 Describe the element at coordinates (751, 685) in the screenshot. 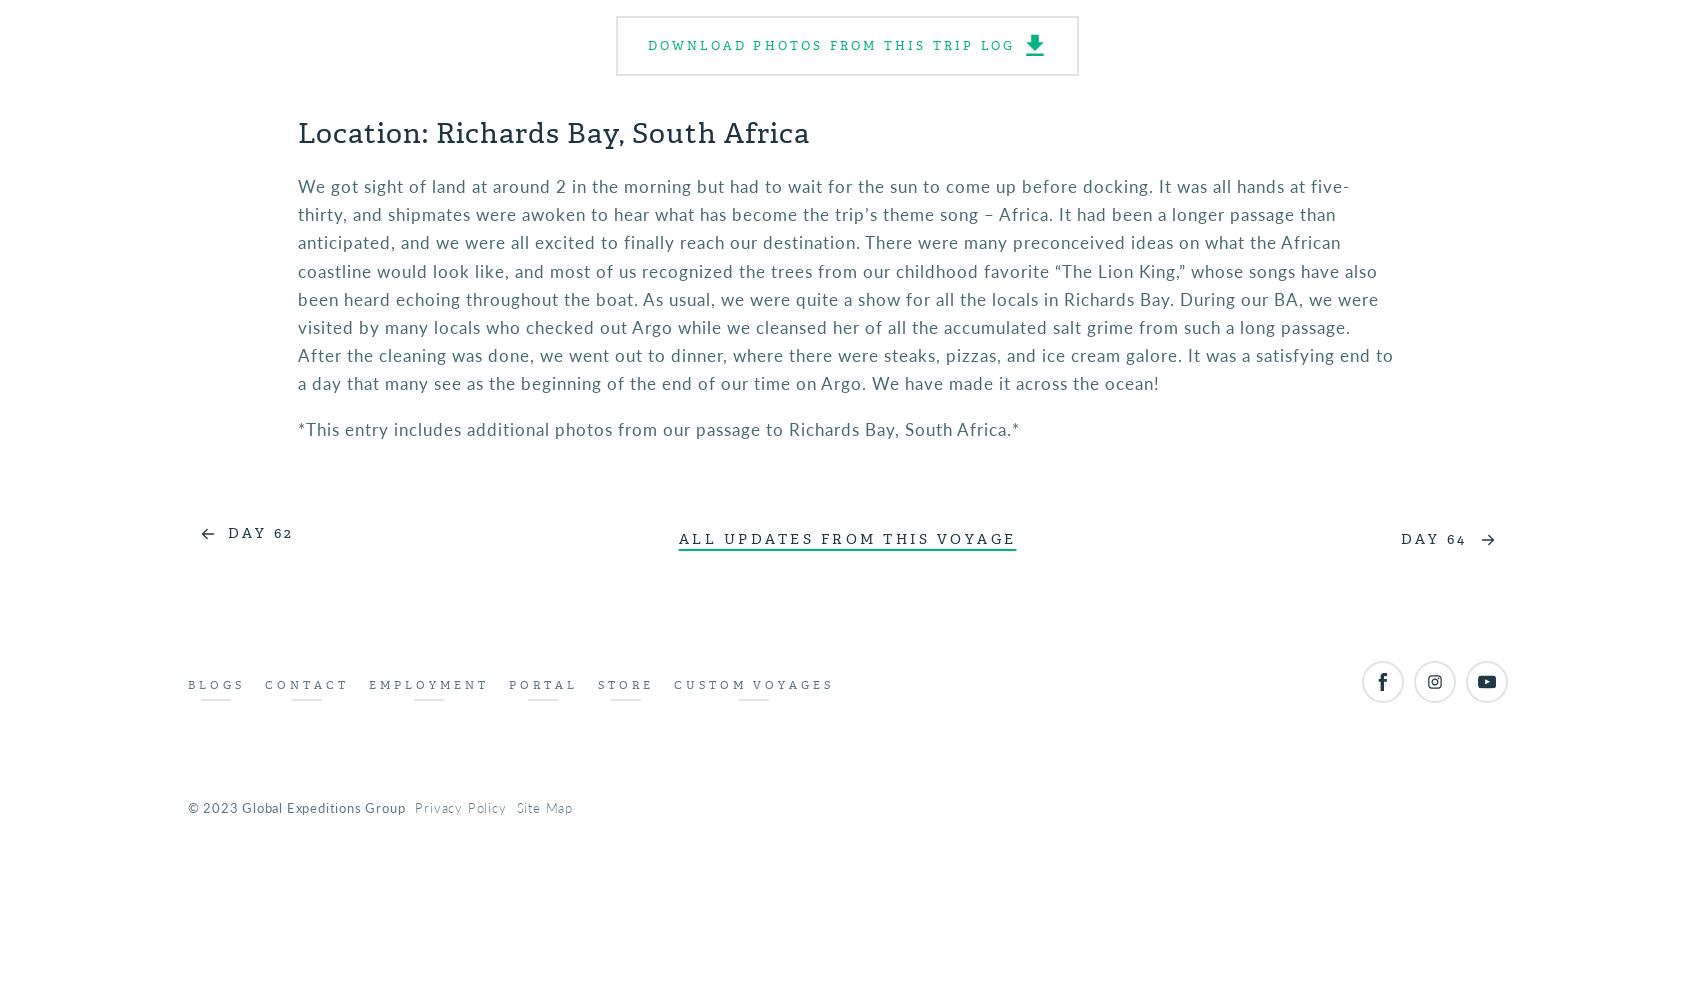

I see `'Custom Voyages'` at that location.